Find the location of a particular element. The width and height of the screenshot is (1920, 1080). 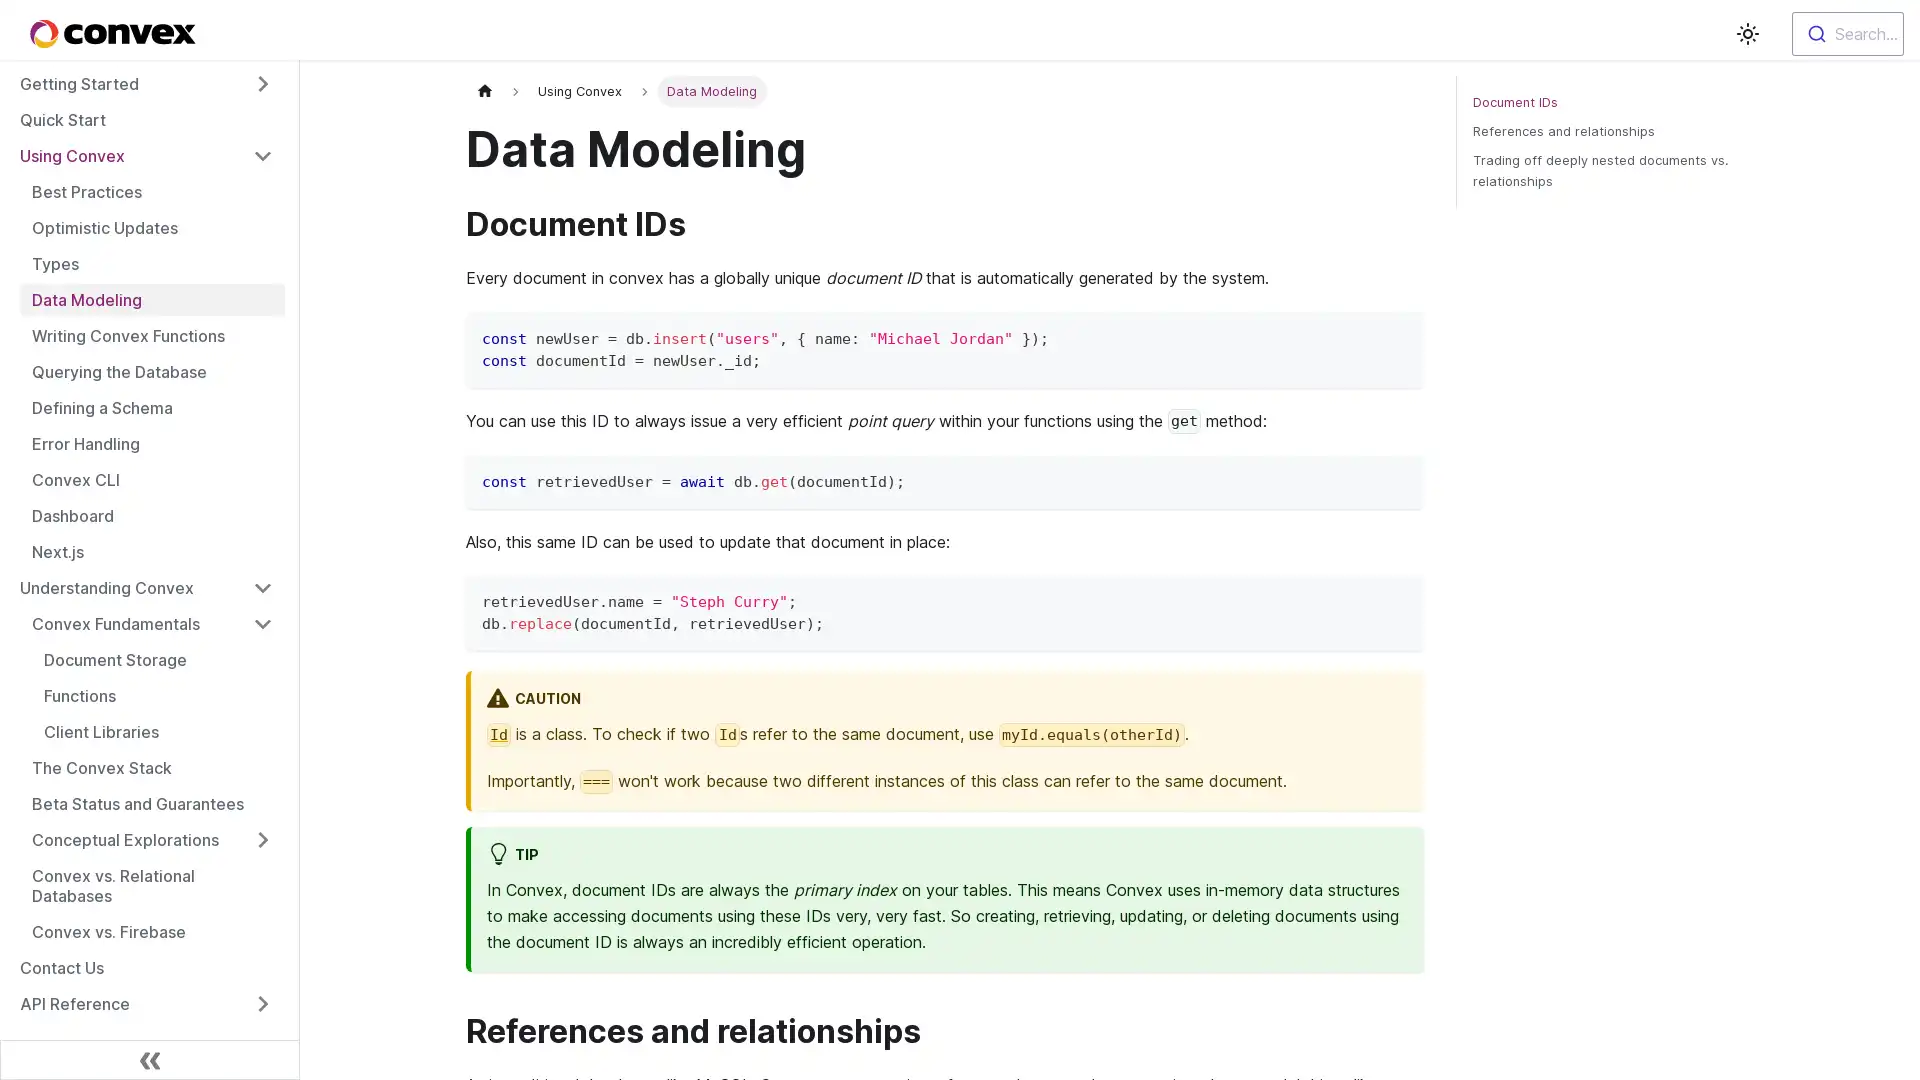

Toggle the collapsible sidebar category 'Understanding Convex' is located at coordinates (262, 586).